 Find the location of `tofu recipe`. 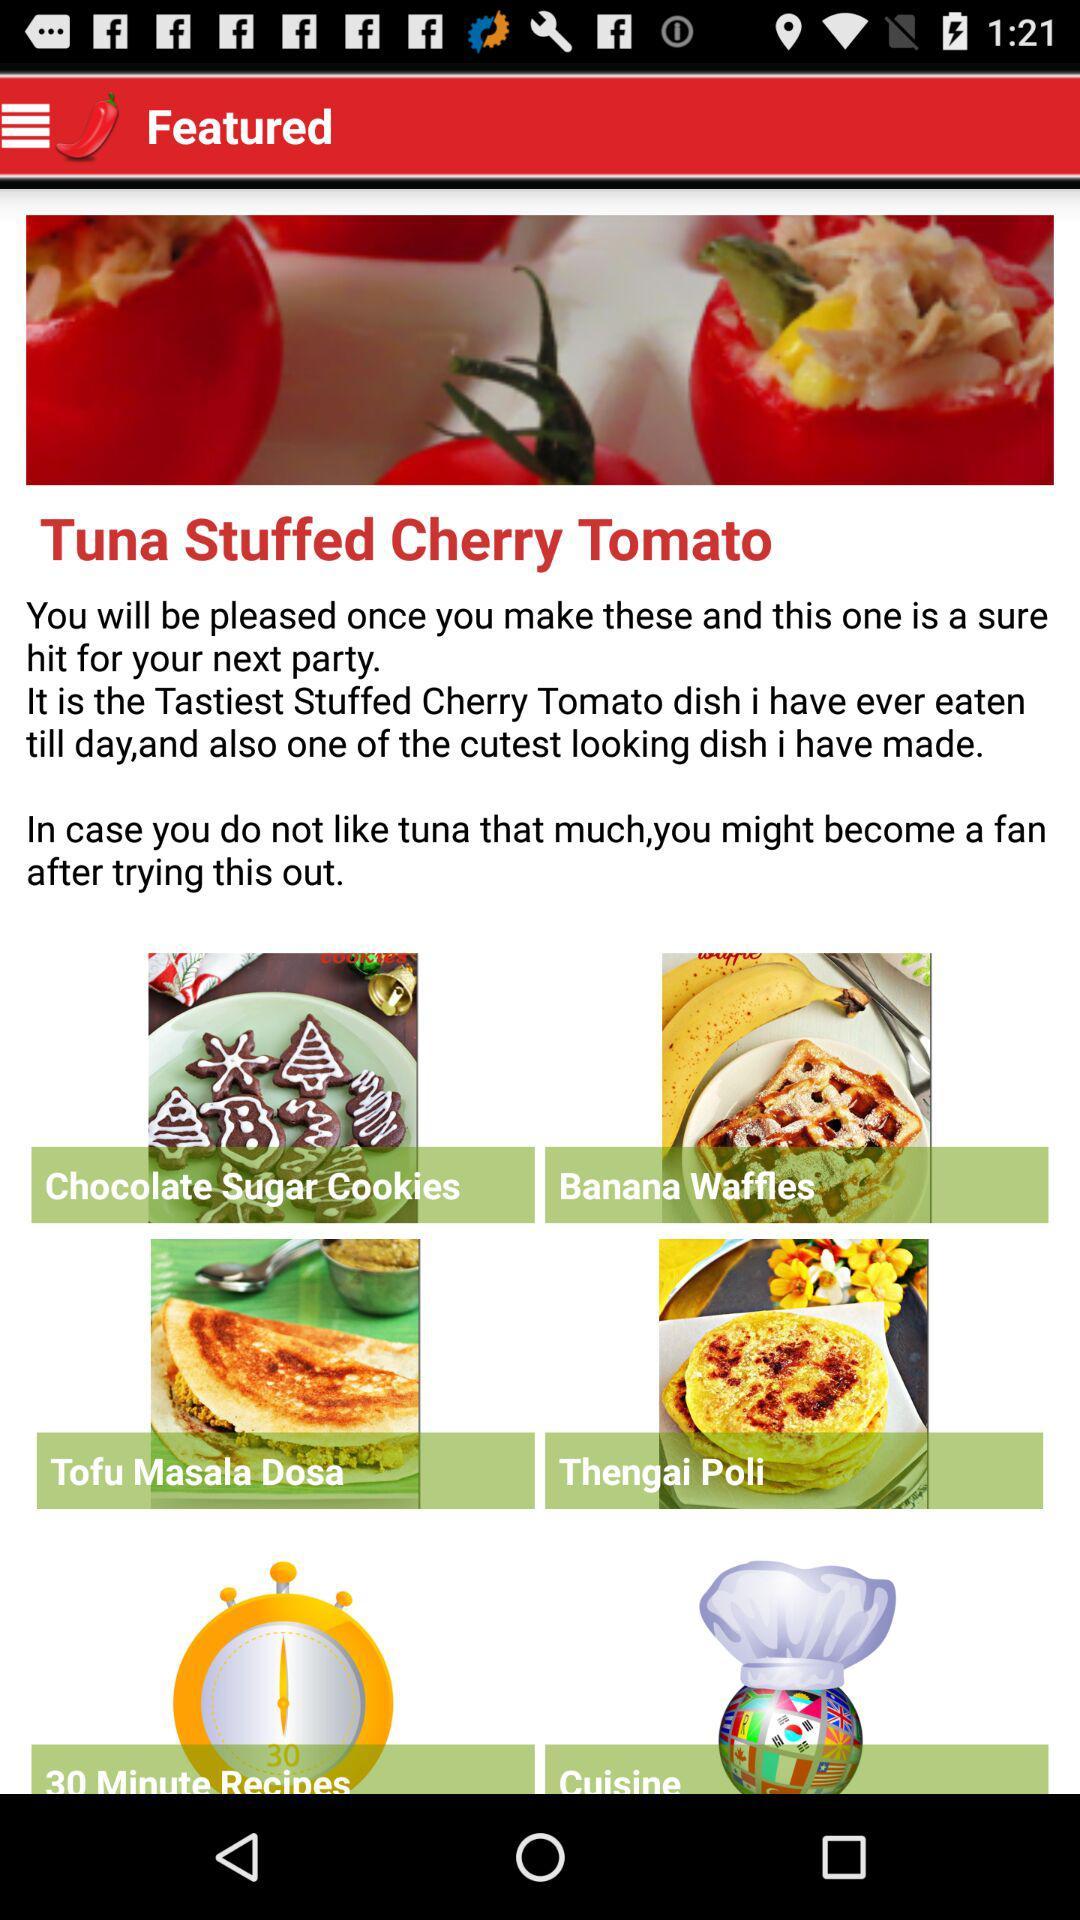

tofu recipe is located at coordinates (285, 1372).